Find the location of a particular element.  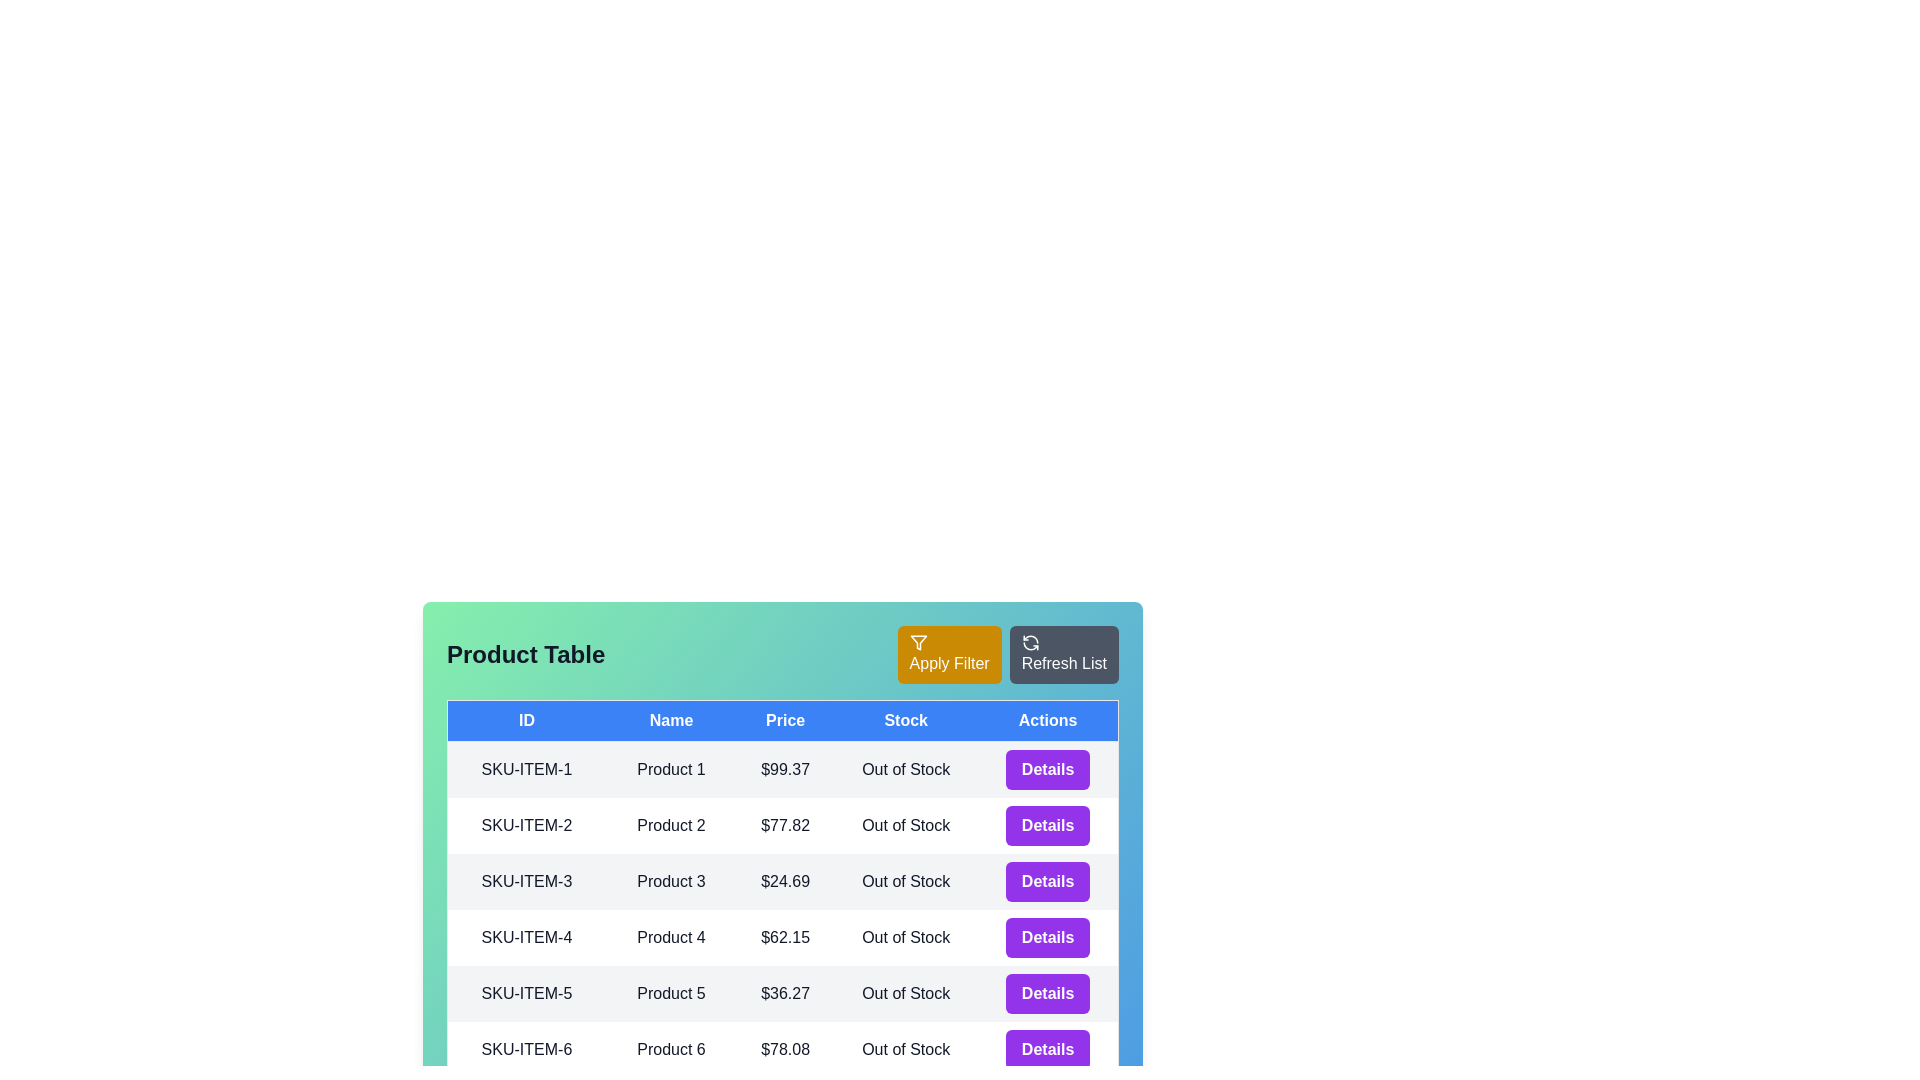

the button labeled Apply Filter is located at coordinates (948, 655).